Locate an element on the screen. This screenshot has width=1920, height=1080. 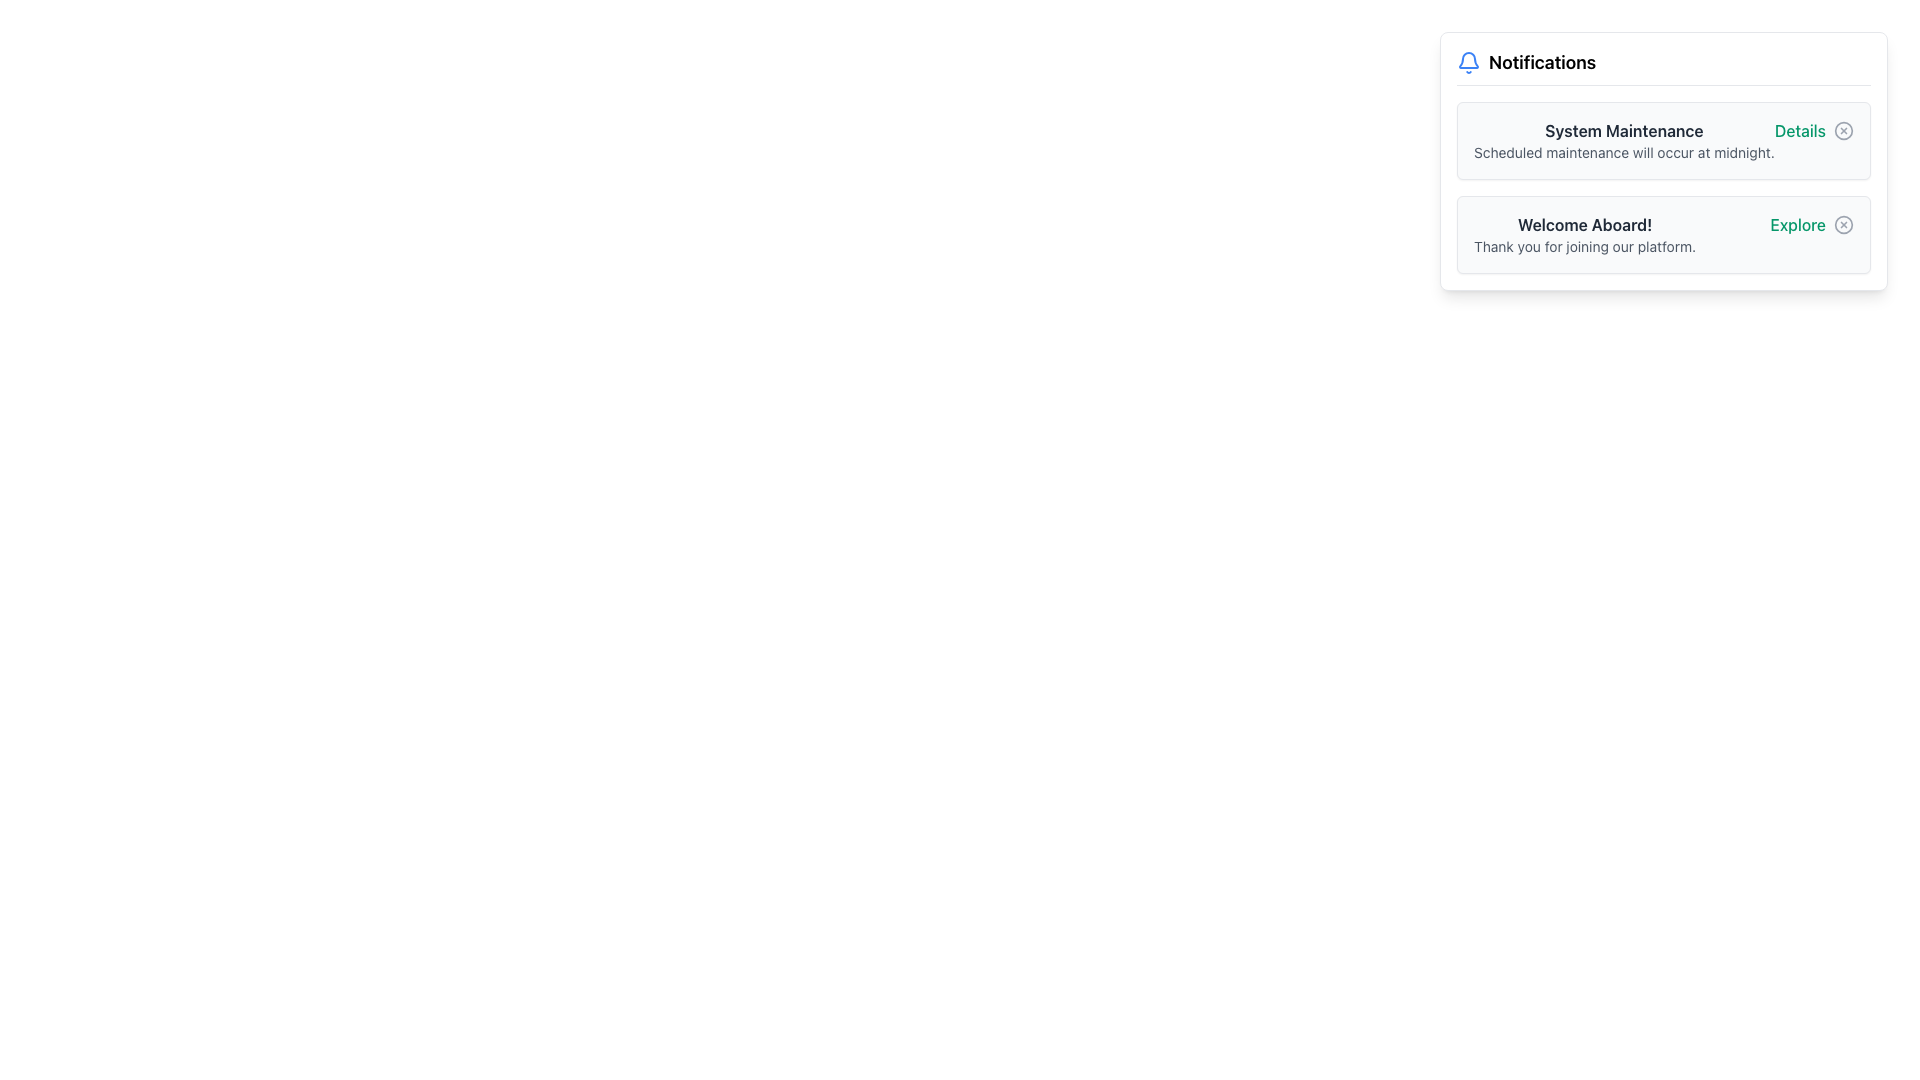
the text link labeled 'Explore' in the second notification card is located at coordinates (1798, 224).